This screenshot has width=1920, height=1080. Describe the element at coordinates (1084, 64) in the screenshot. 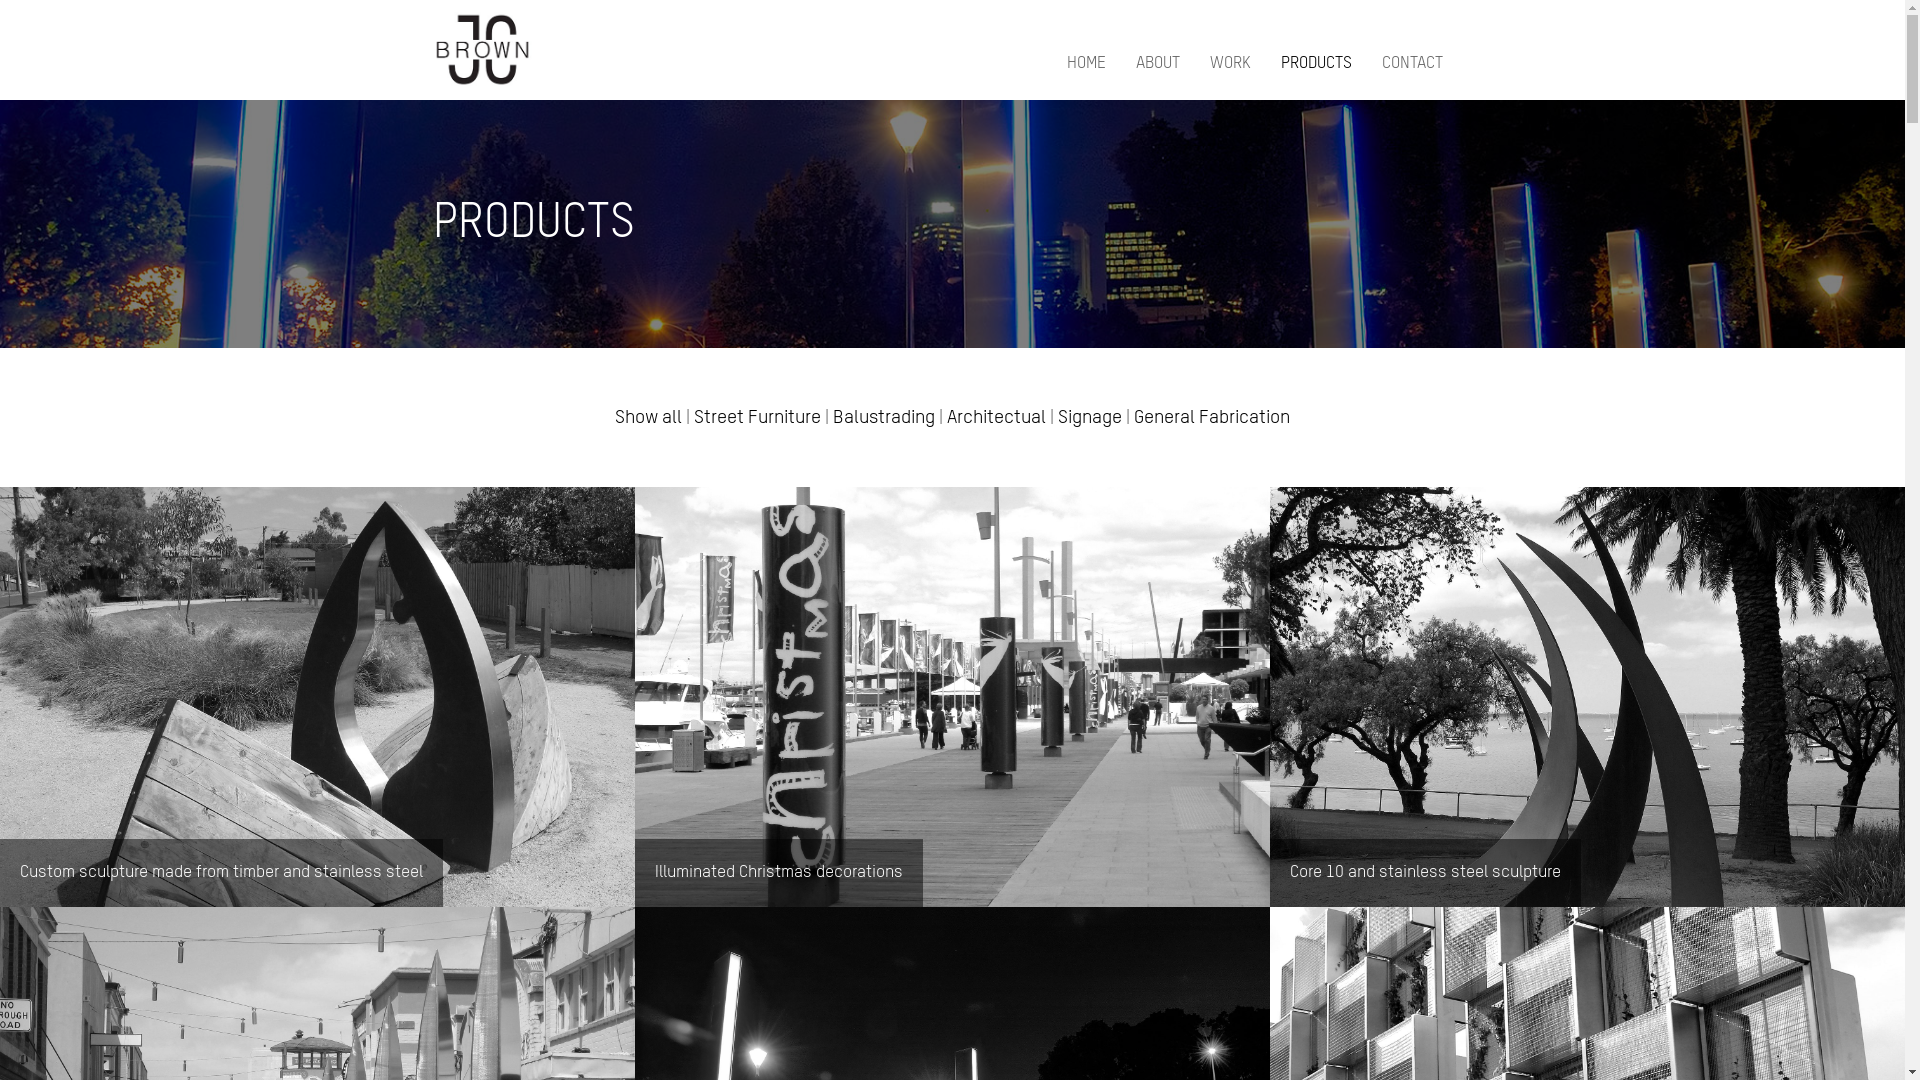

I see `'HOME'` at that location.